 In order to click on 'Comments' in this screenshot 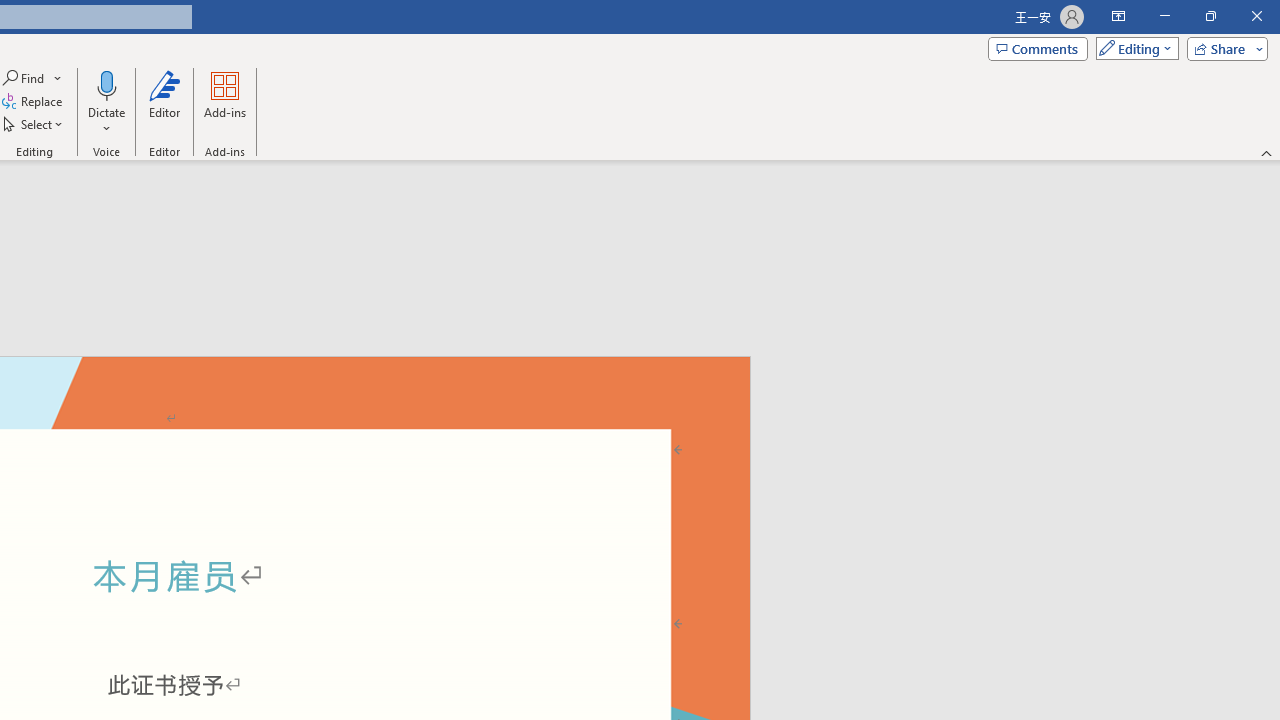, I will do `click(1038, 47)`.